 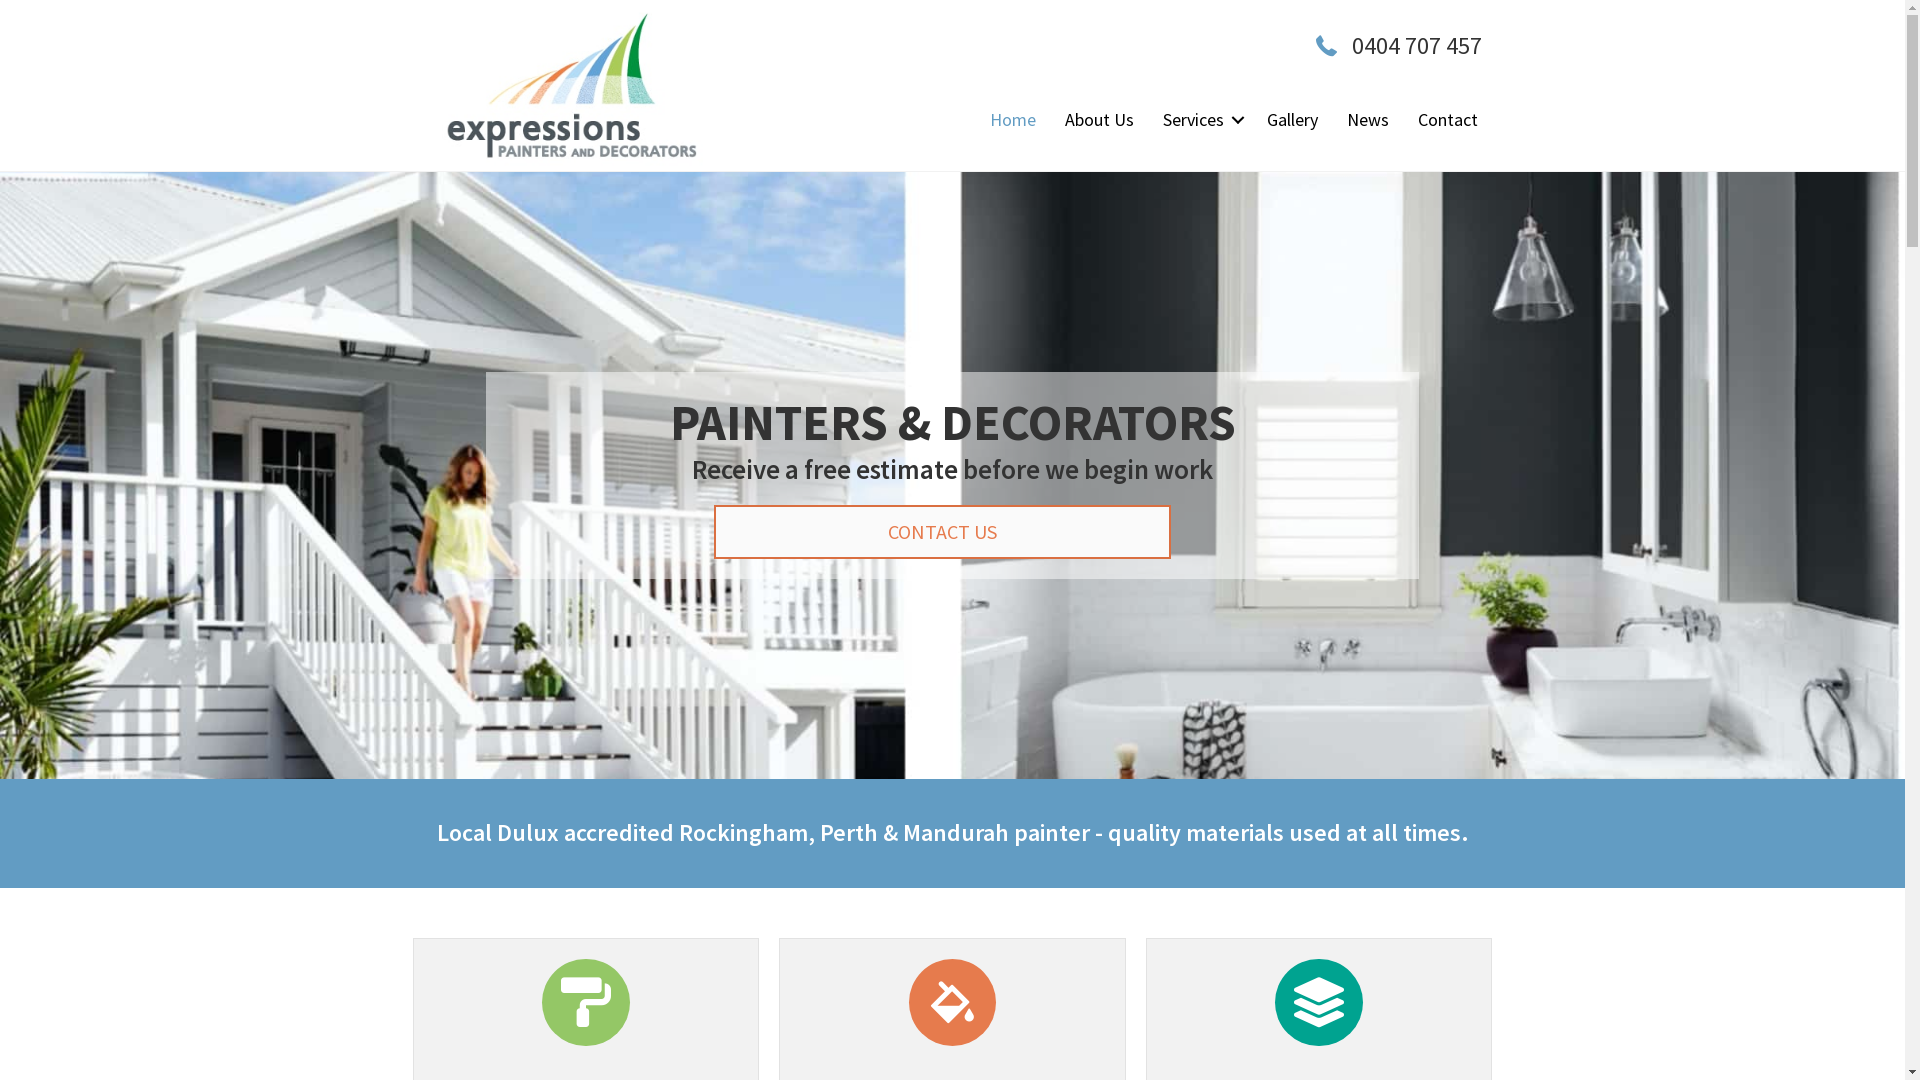 What do you see at coordinates (940, 531) in the screenshot?
I see `'CONTACT US'` at bounding box center [940, 531].